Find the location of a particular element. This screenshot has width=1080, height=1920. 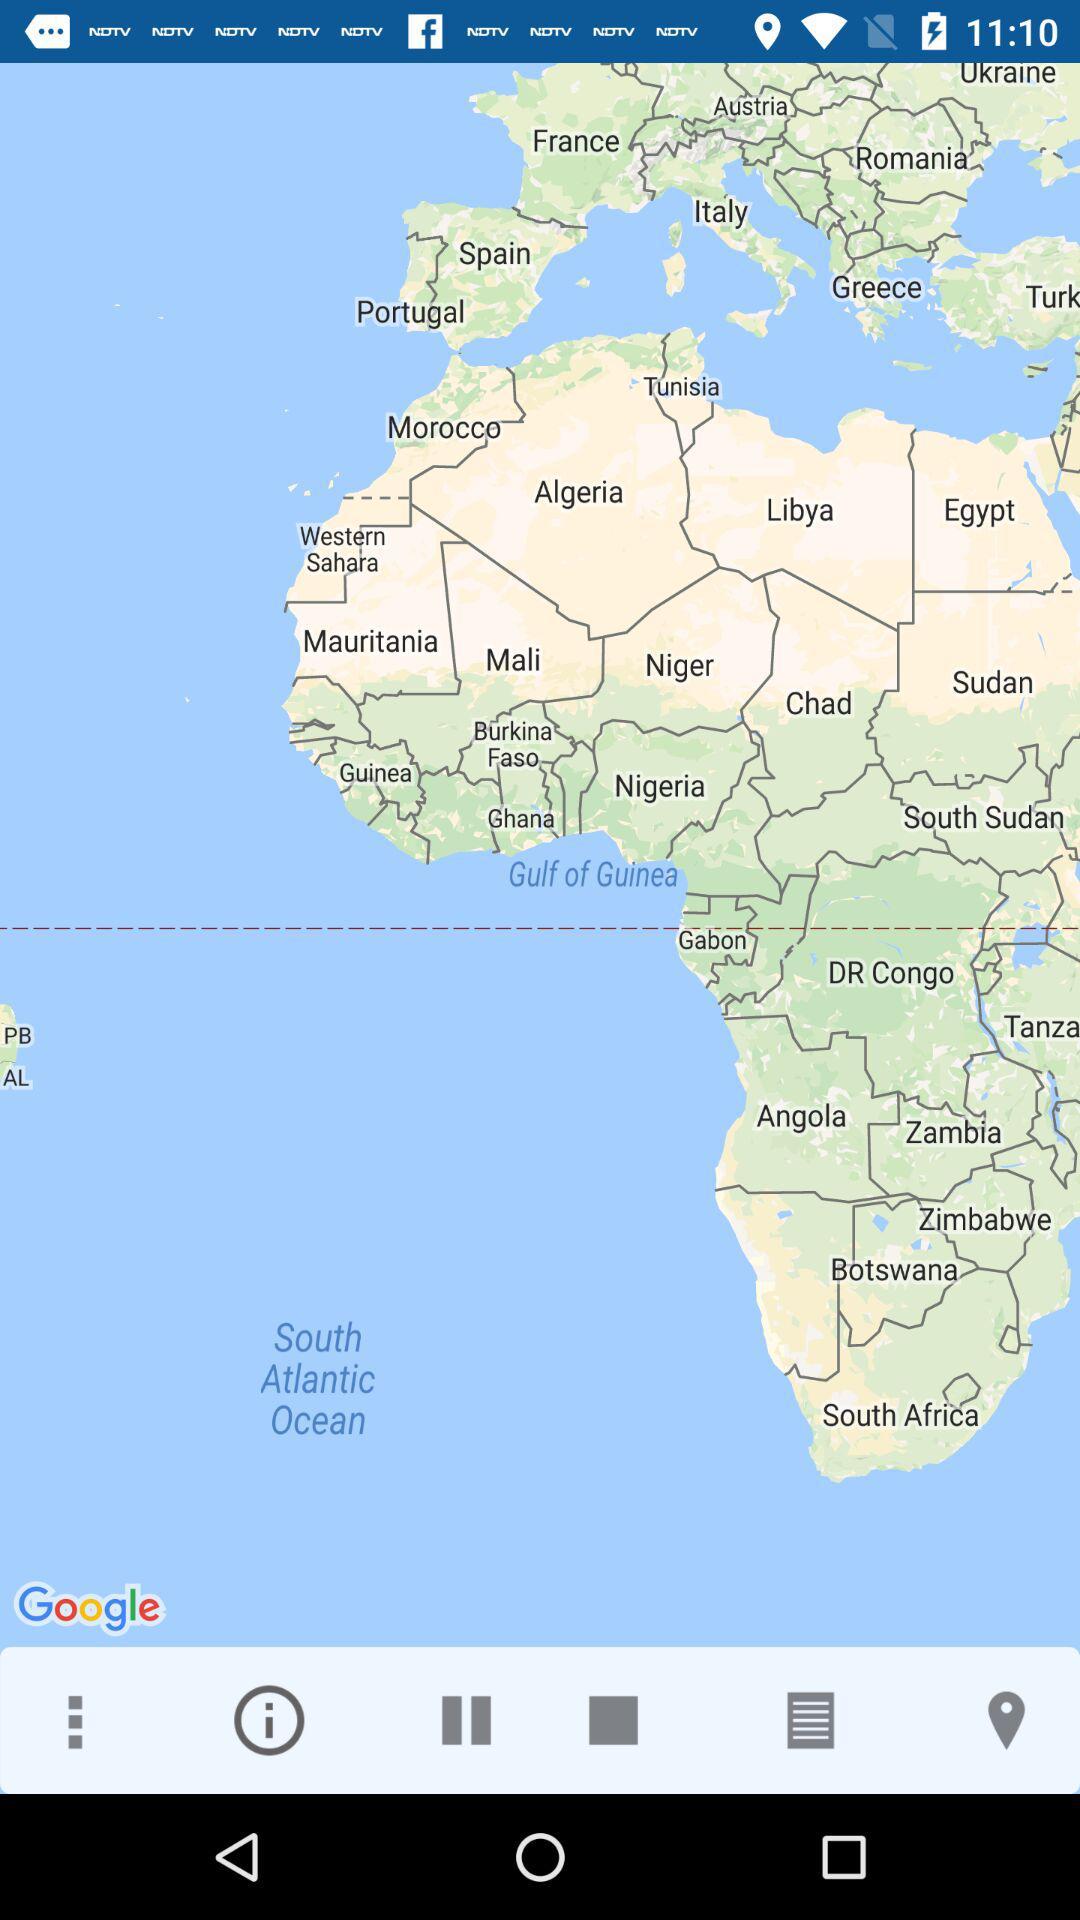

the location icon is located at coordinates (1006, 1719).